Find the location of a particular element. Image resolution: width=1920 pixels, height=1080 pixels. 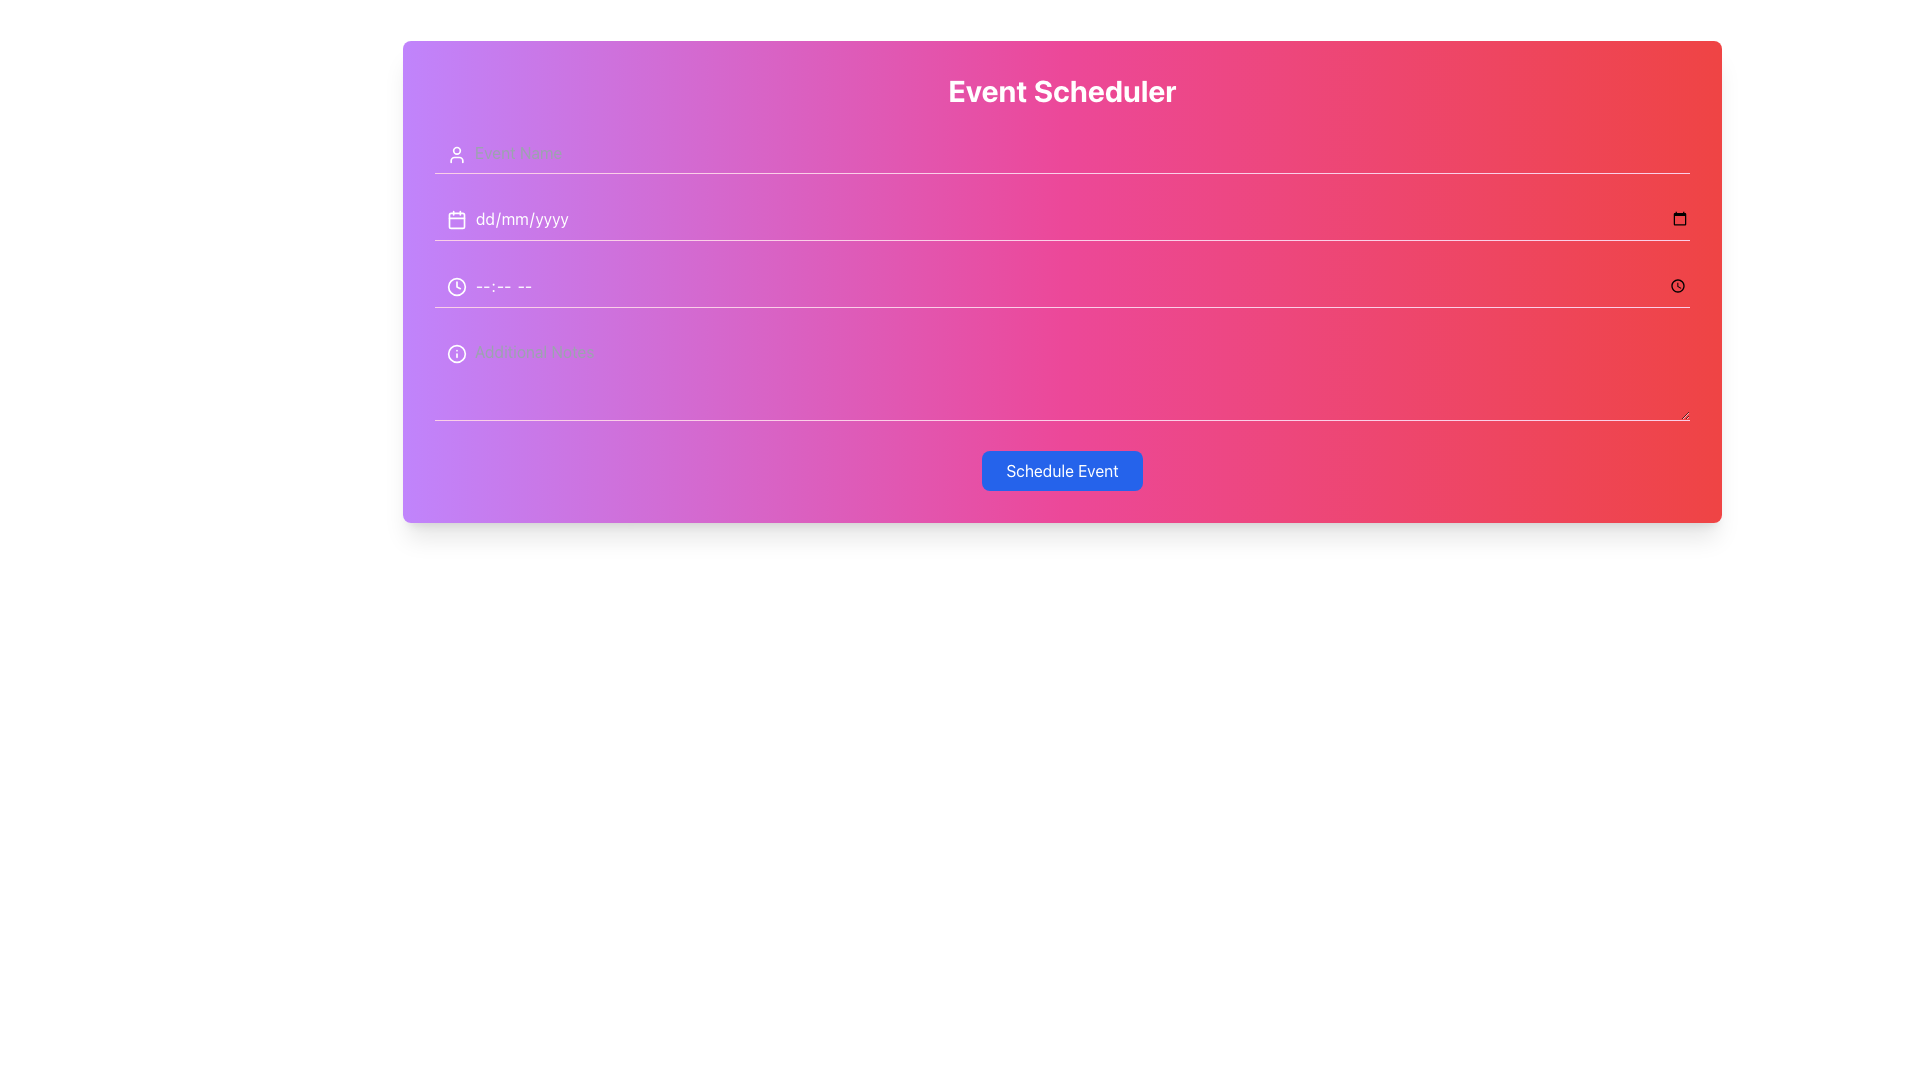

the time input field, which is the third input in the form, to focus on it is located at coordinates (1061, 286).